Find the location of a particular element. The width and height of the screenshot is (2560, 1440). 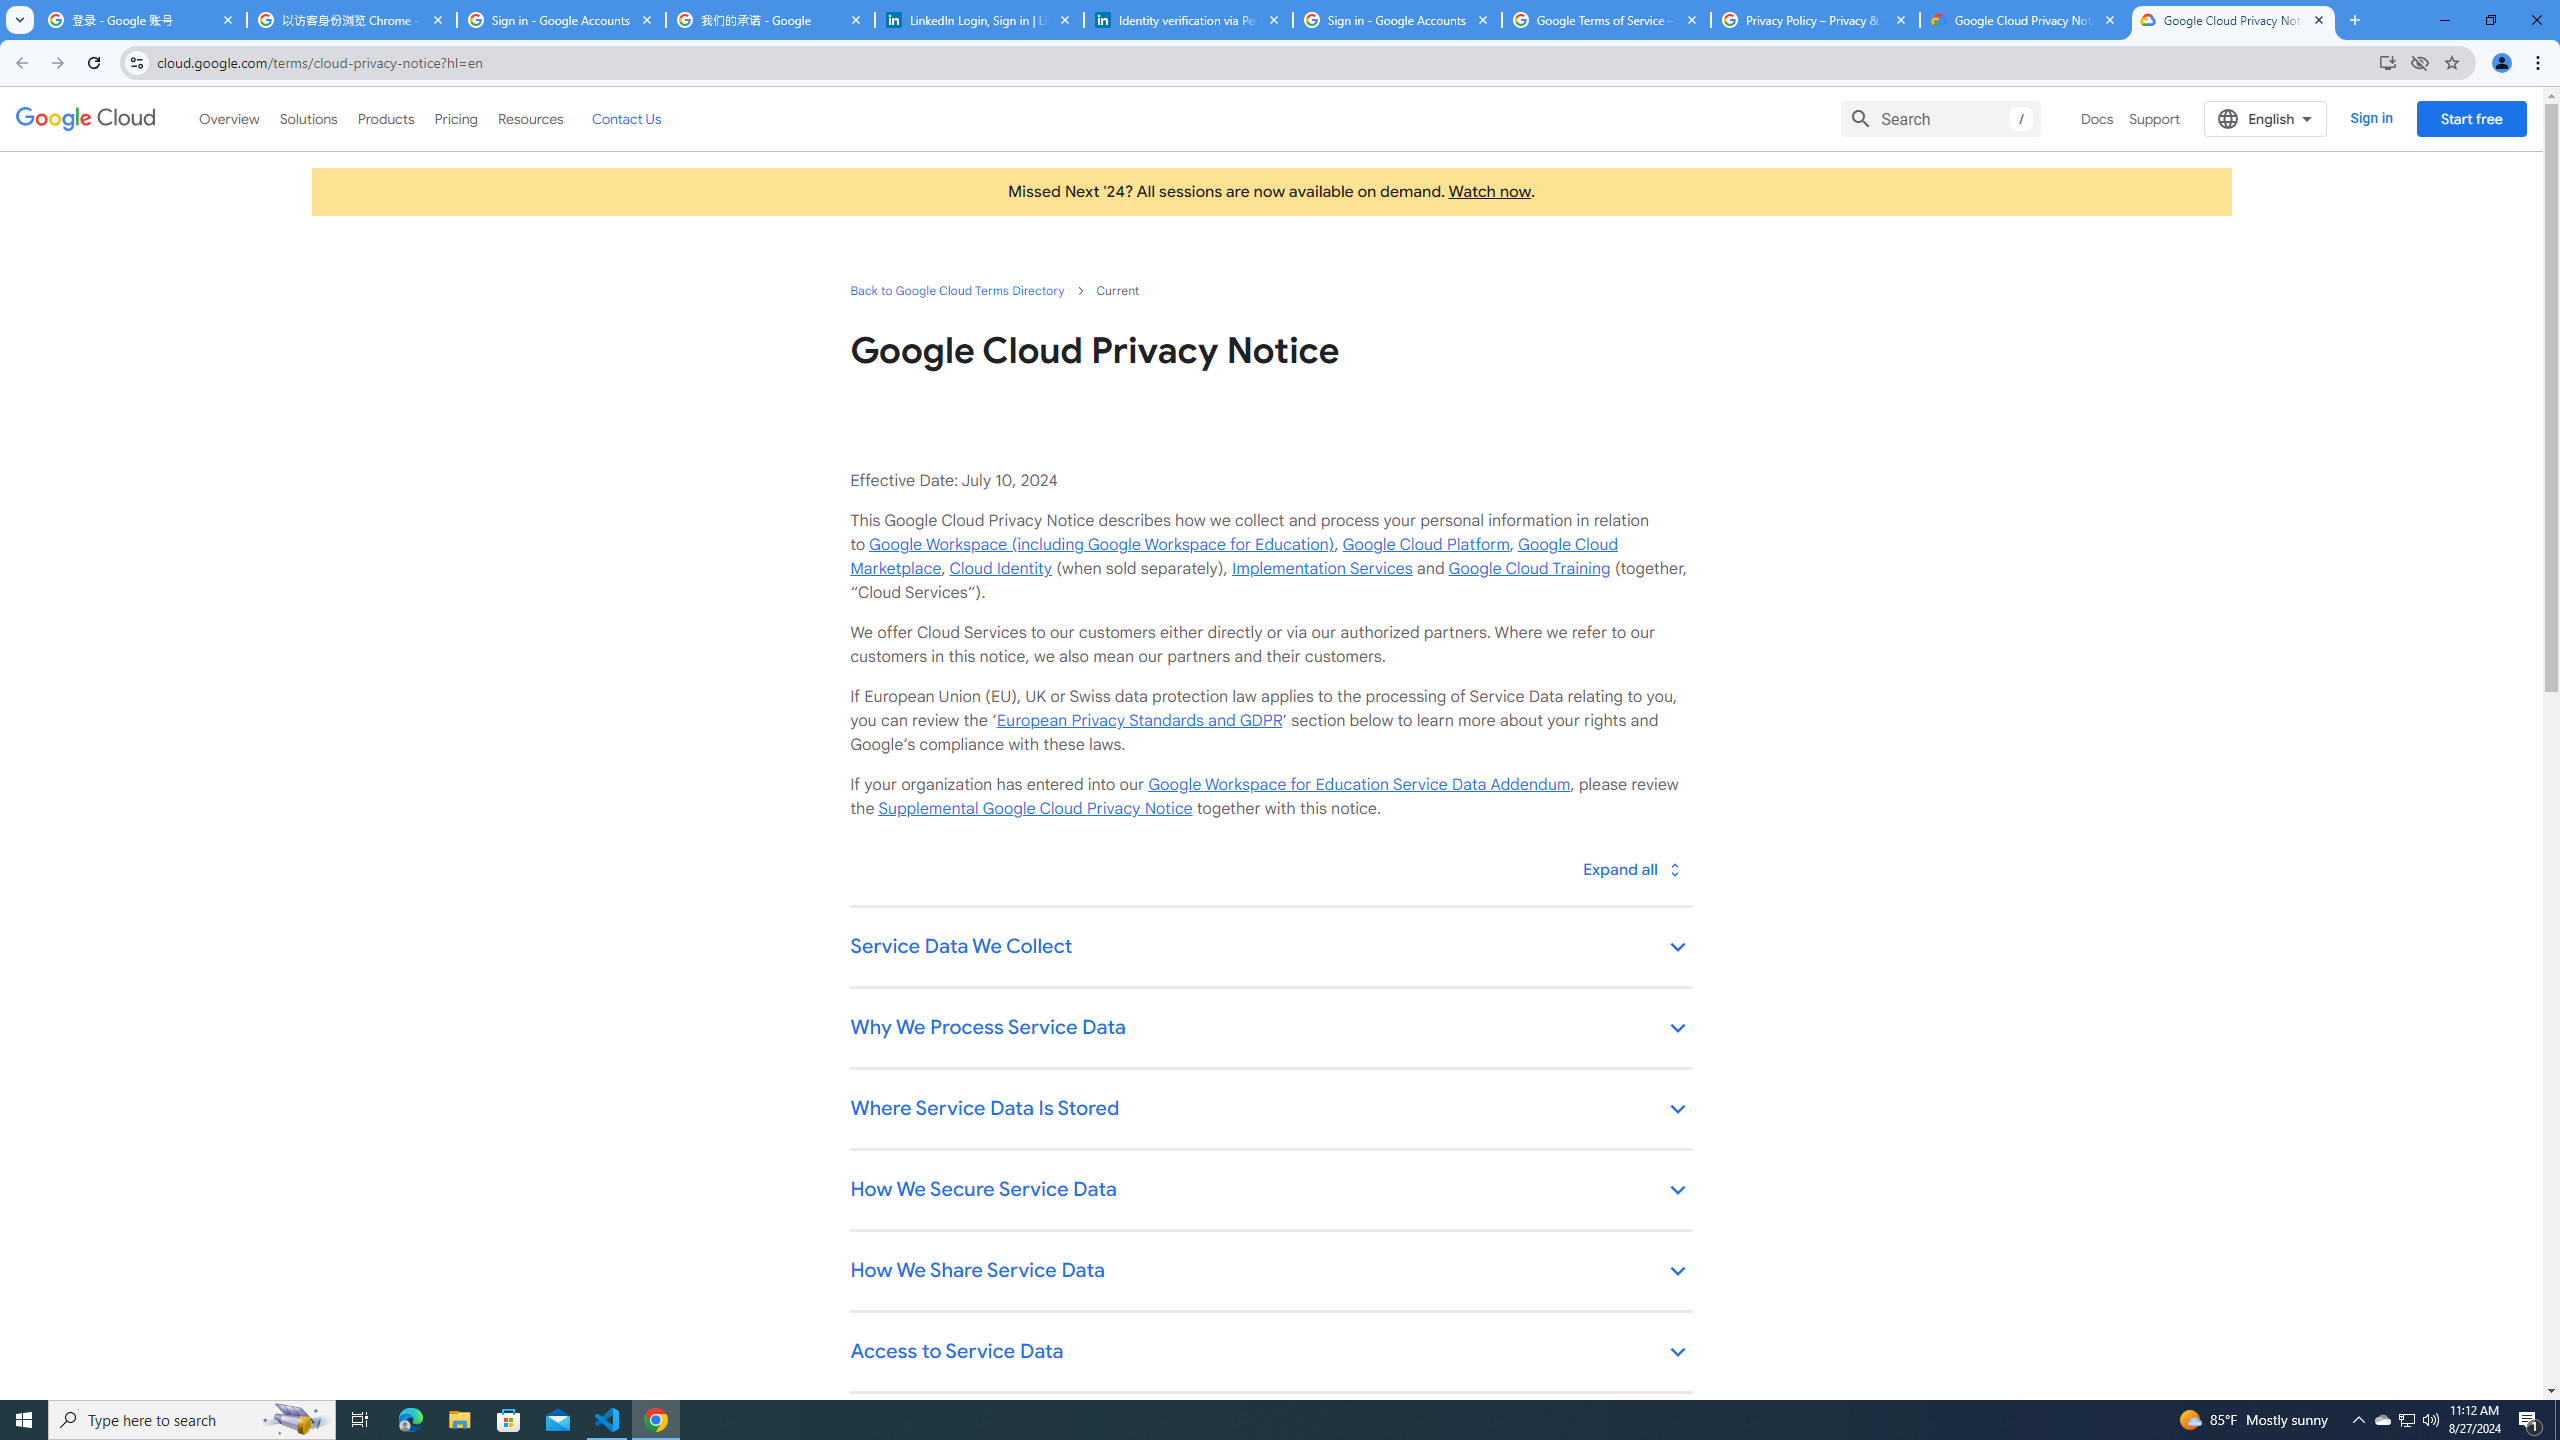

'Products' is located at coordinates (384, 118).